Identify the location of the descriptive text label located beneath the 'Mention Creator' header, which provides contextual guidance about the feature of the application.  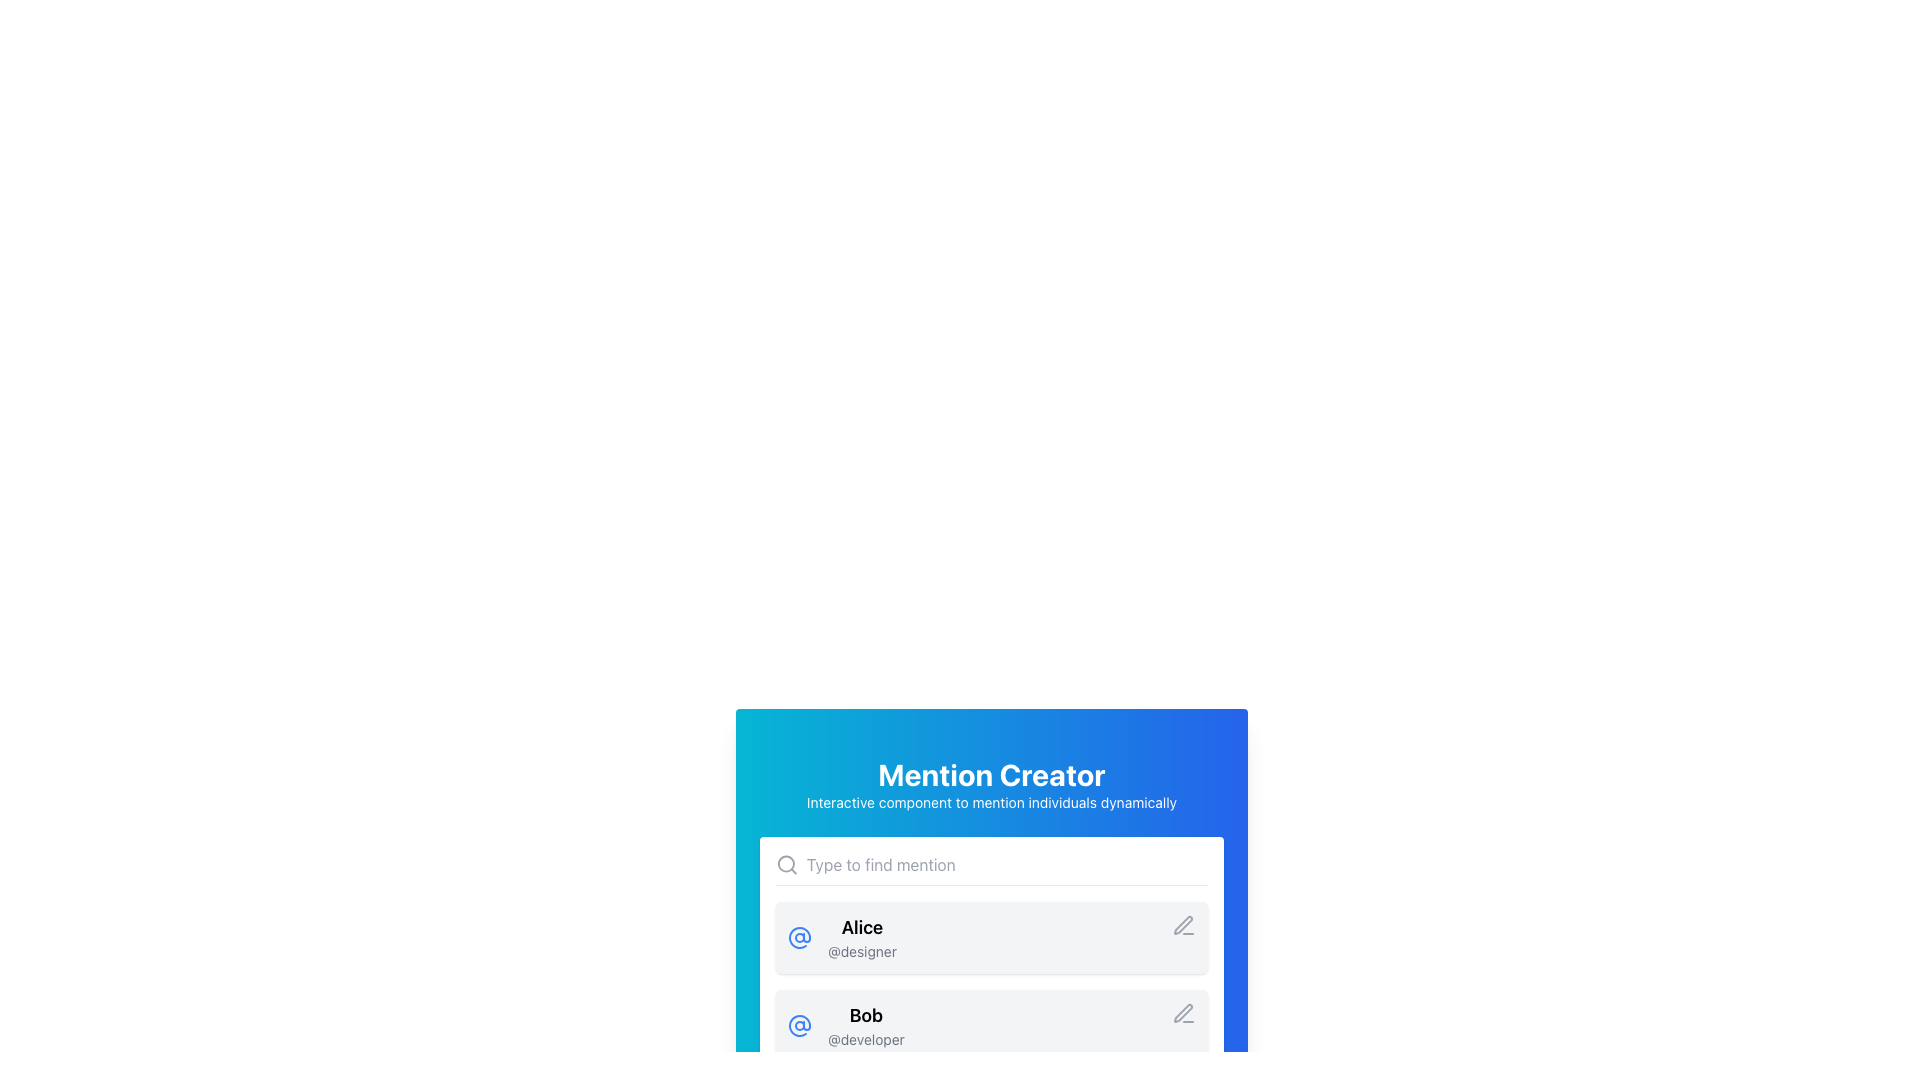
(992, 801).